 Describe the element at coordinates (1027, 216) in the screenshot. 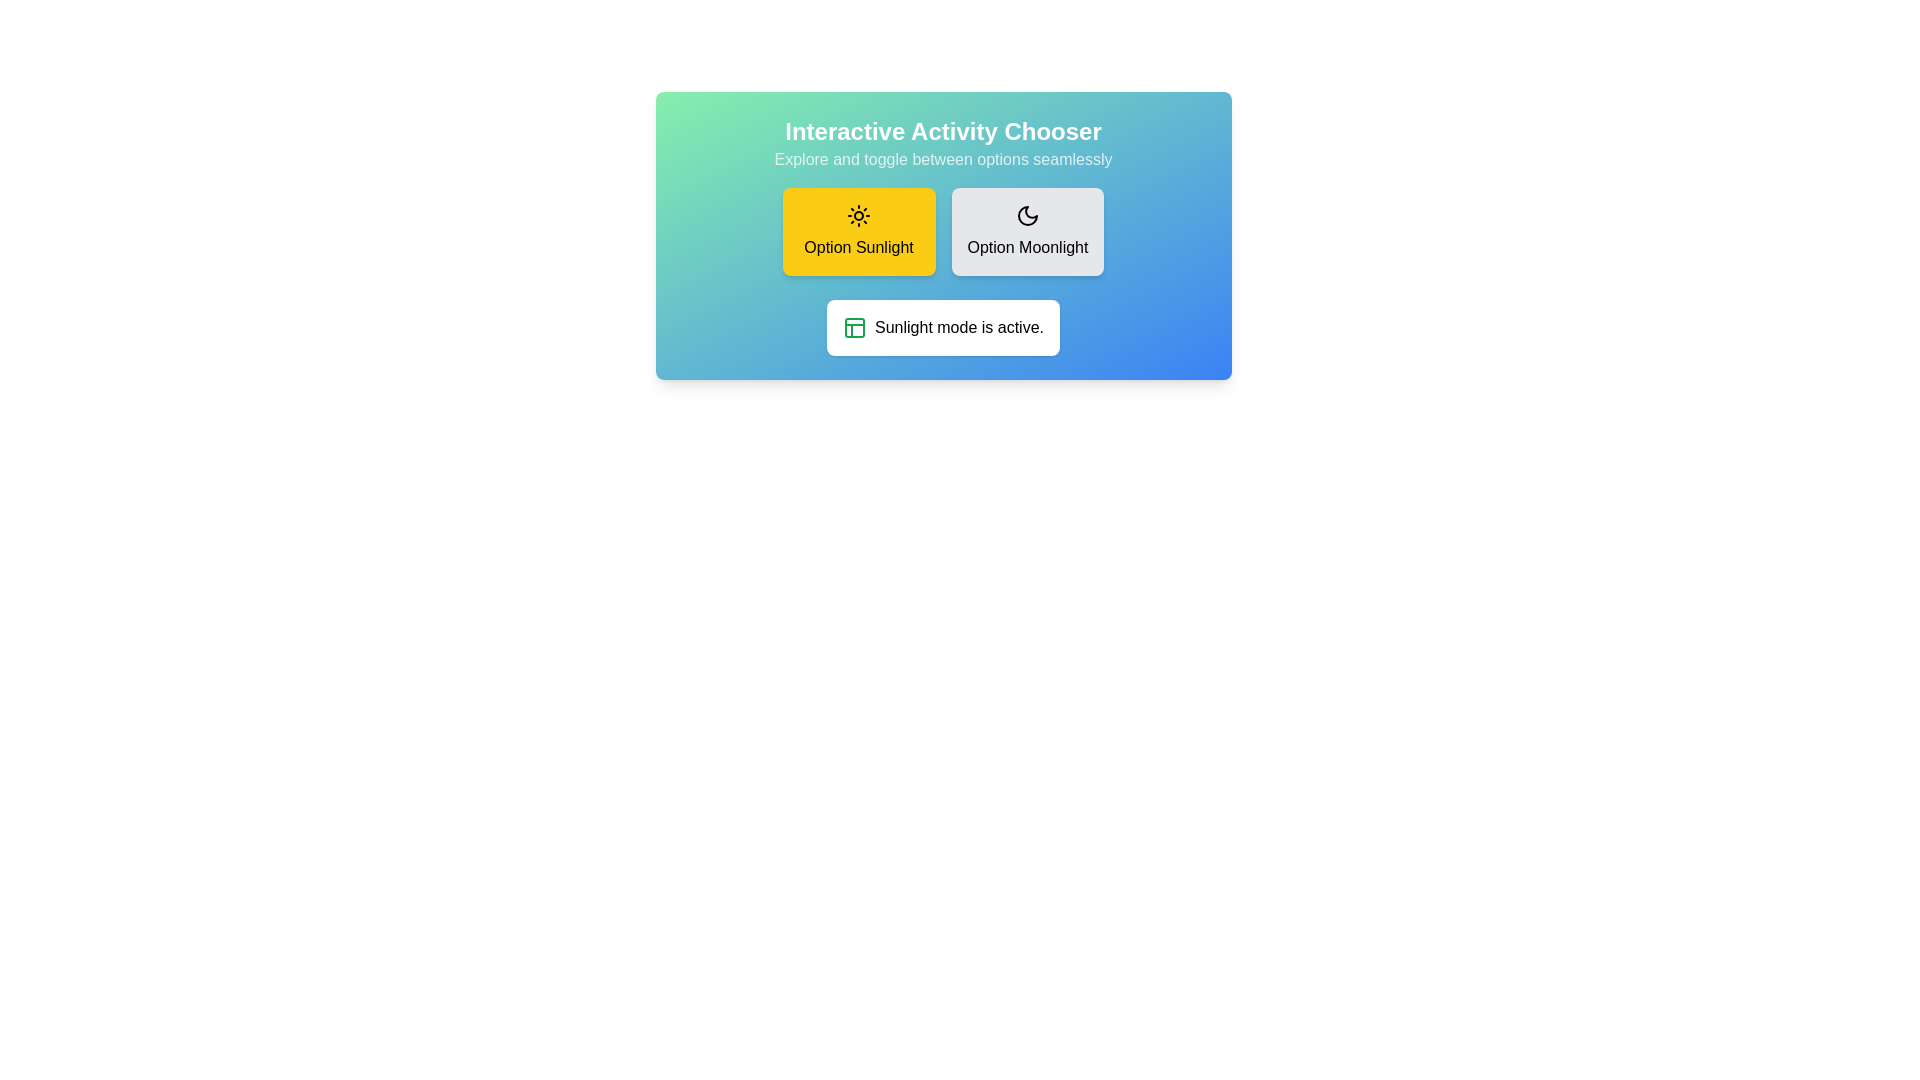

I see `the 'Option Moonlight' button by clicking its center icon` at that location.